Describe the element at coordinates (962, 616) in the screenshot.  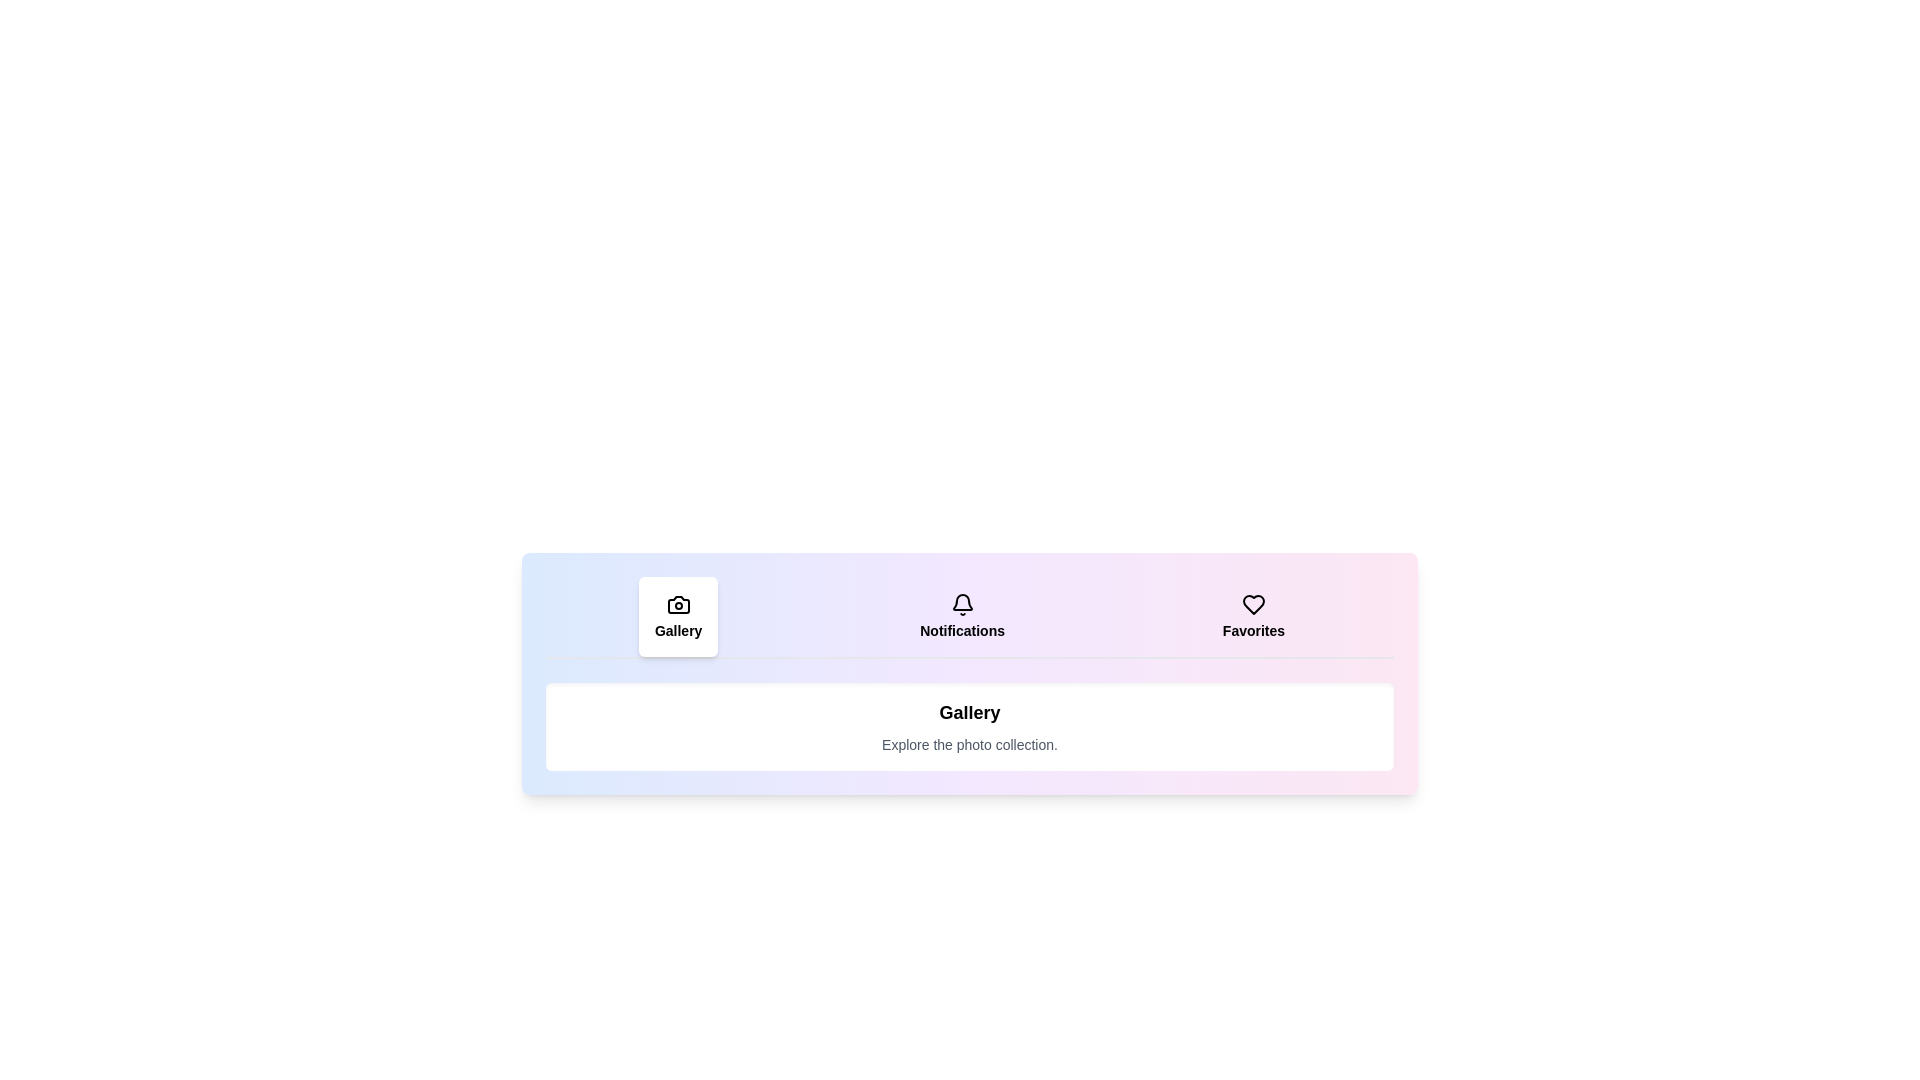
I see `the Notifications tab to view its content` at that location.